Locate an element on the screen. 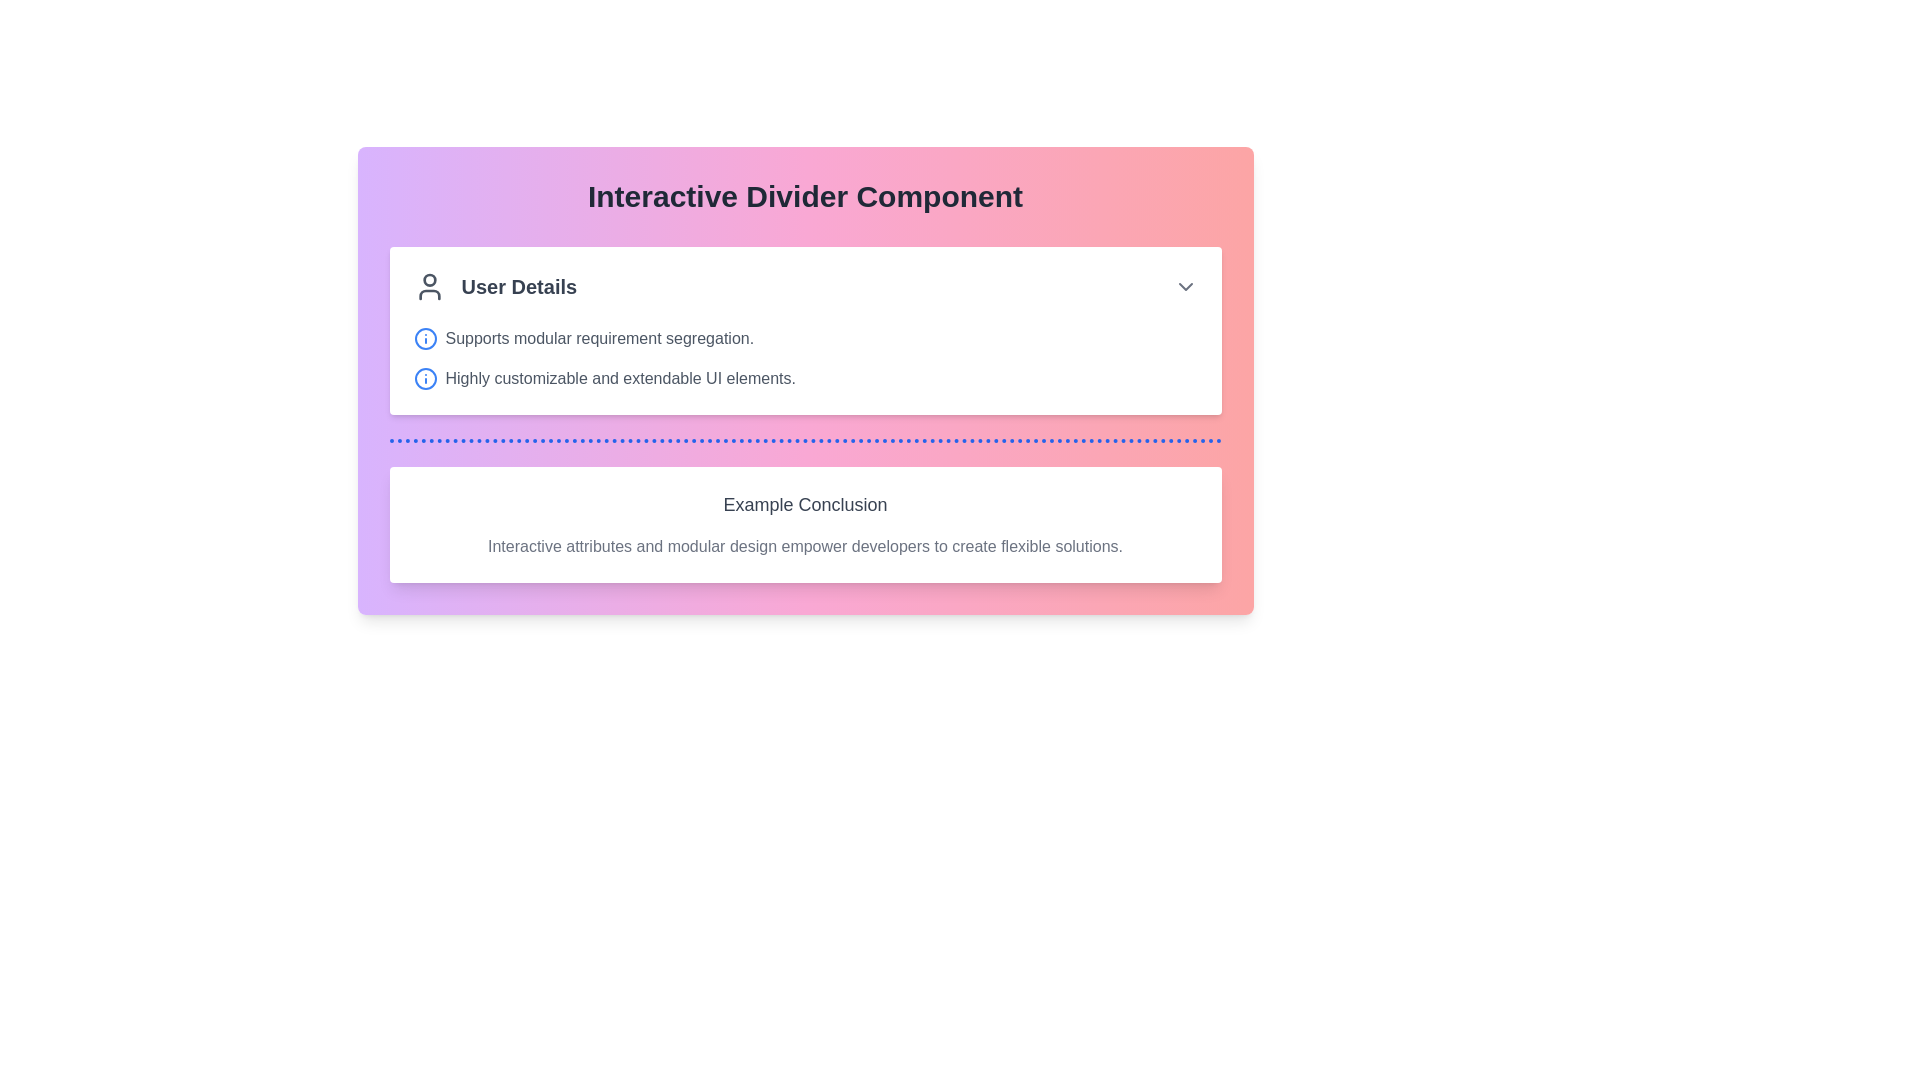 This screenshot has width=1920, height=1080. the informational icon located to the left of the text 'Supports modular requirement segregation.' in the 'User Details' section is located at coordinates (424, 338).